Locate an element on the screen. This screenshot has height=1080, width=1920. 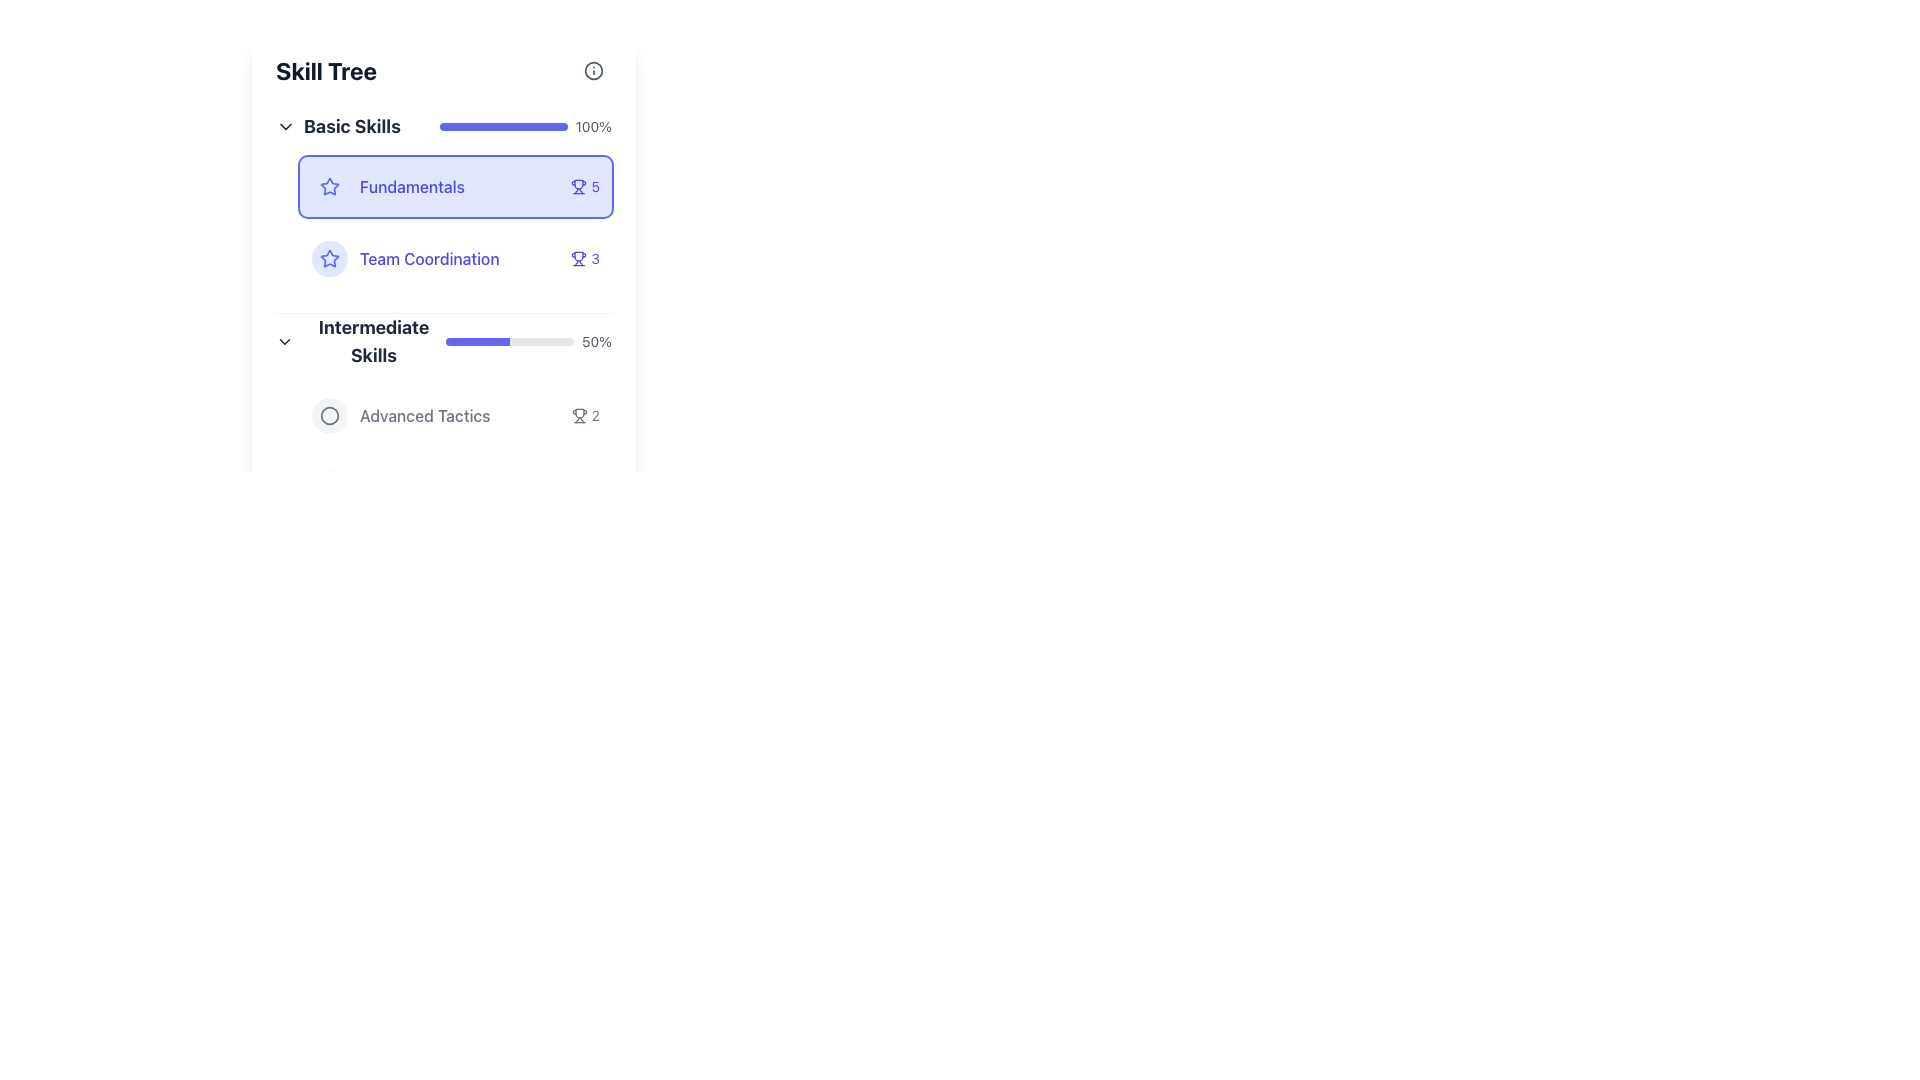
the informational icon located at the top-right corner of the interface is located at coordinates (593, 69).